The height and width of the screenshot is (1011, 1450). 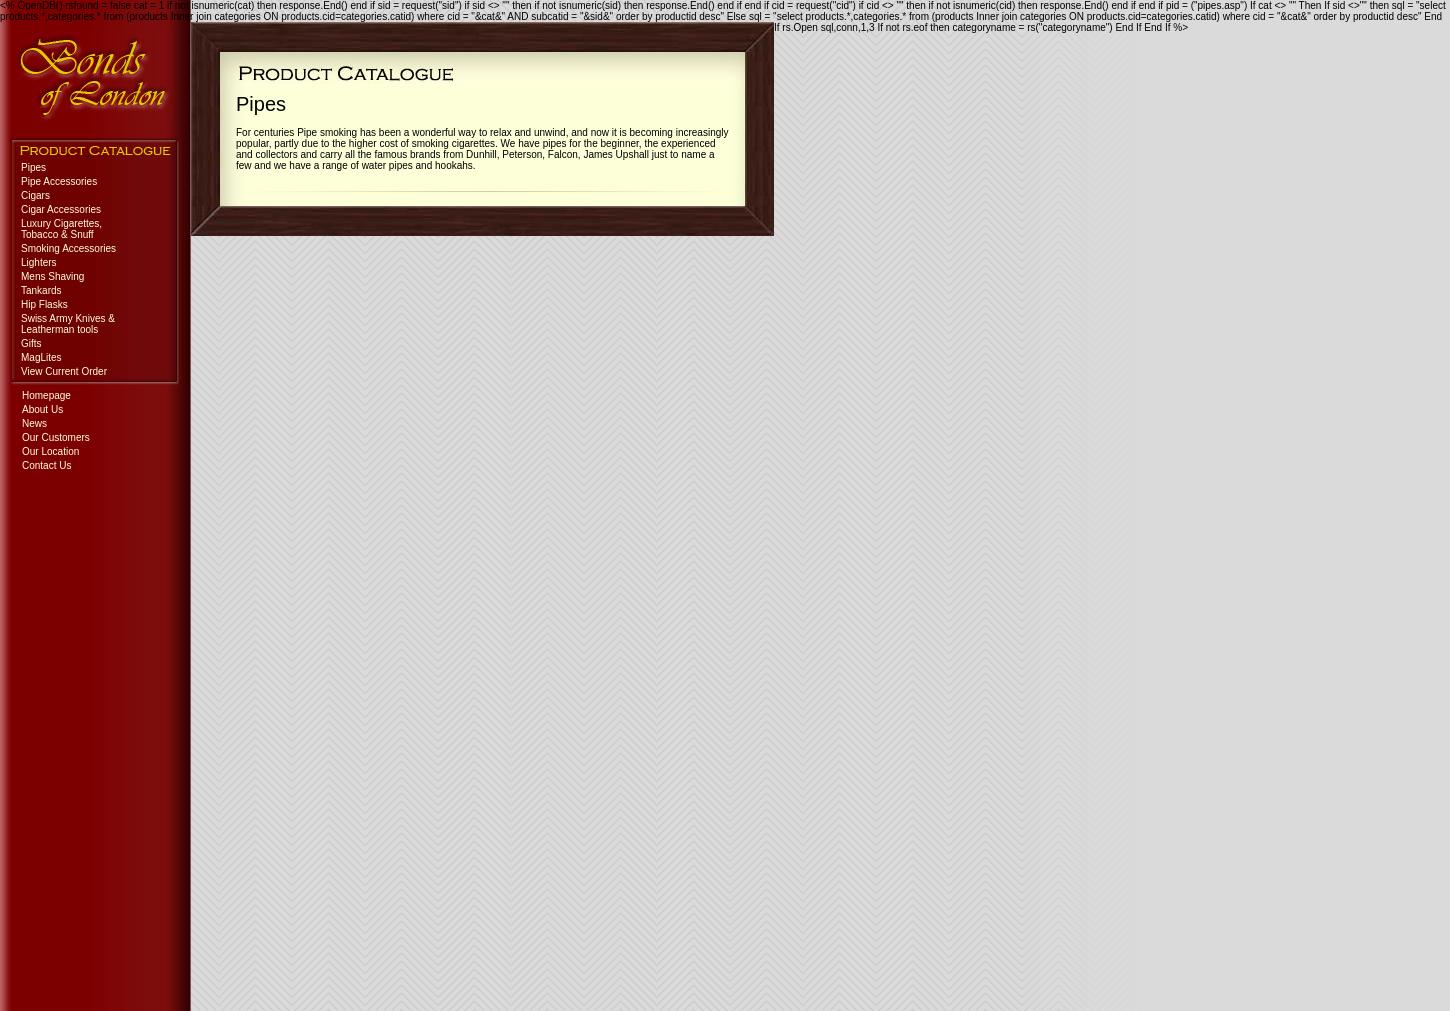 I want to click on 'Leatherman tools', so click(x=21, y=329).